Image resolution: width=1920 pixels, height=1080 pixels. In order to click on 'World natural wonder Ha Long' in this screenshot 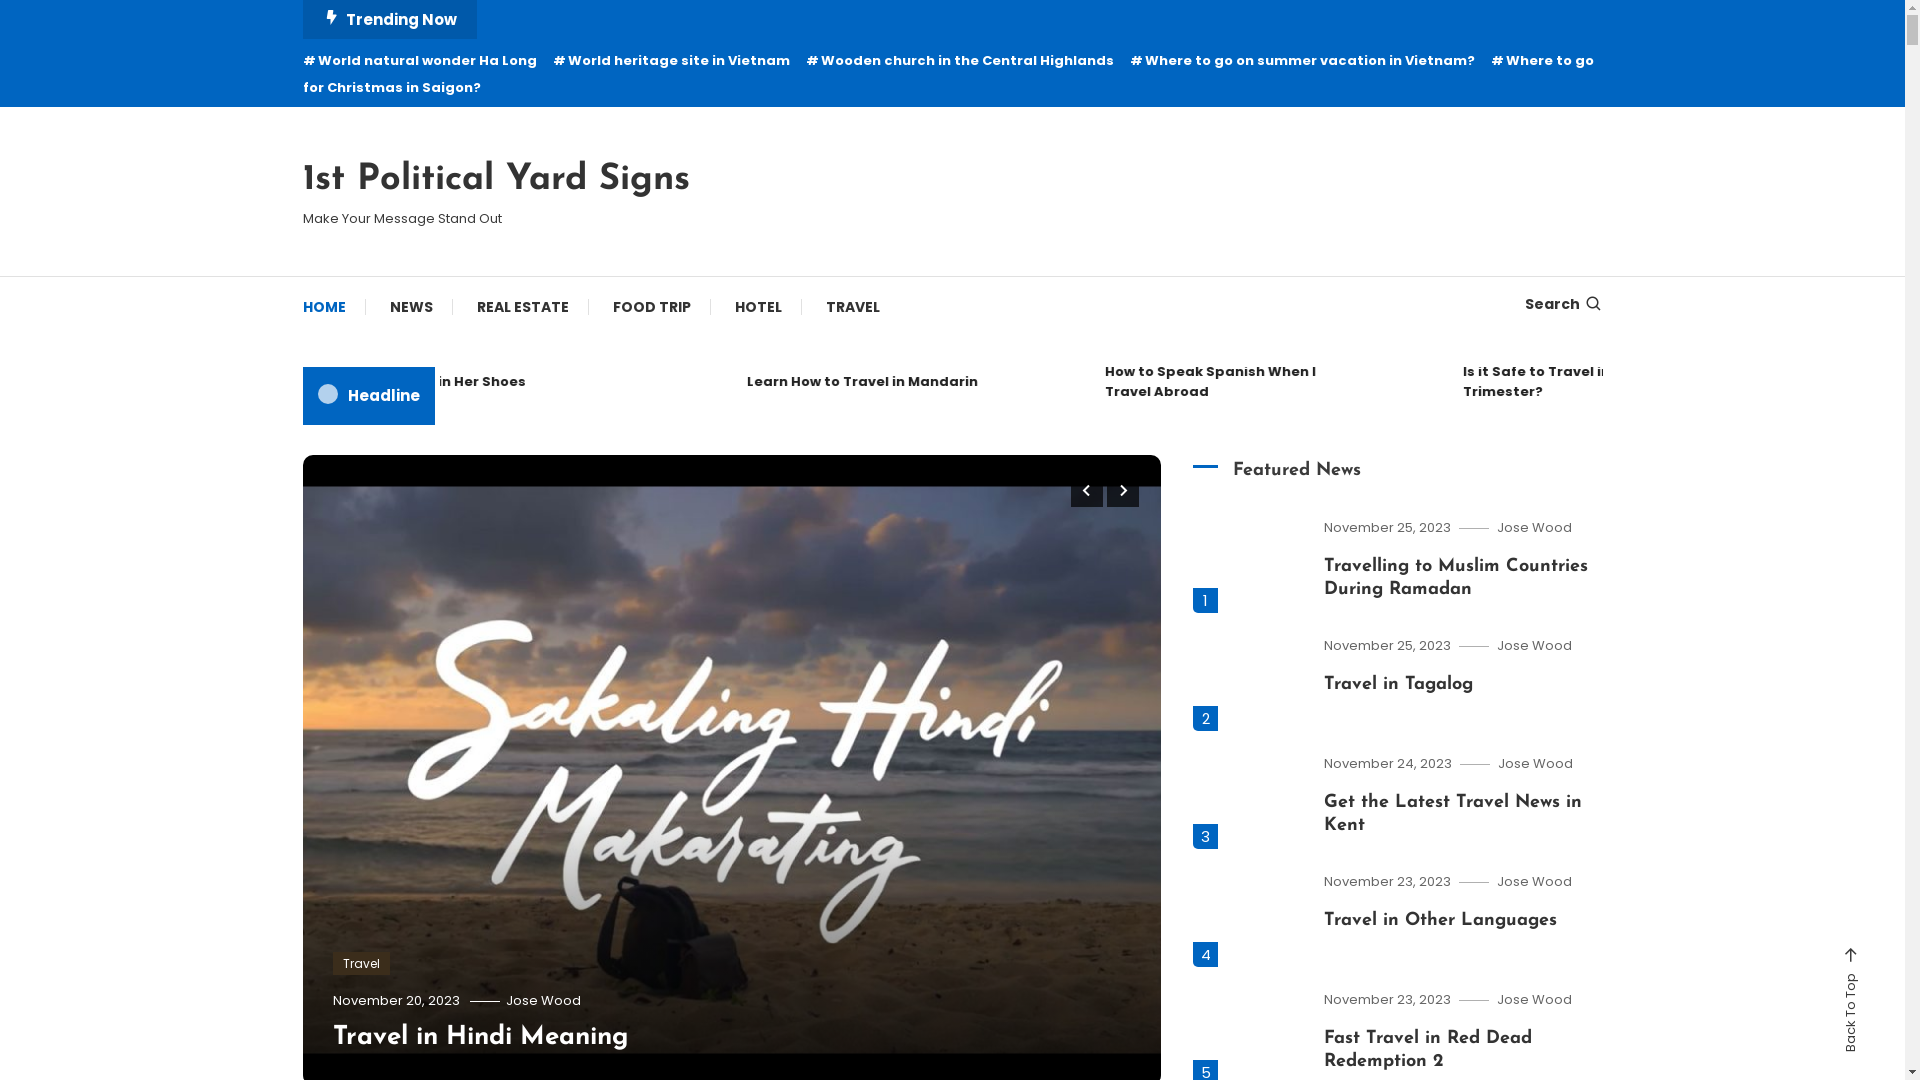, I will do `click(417, 59)`.